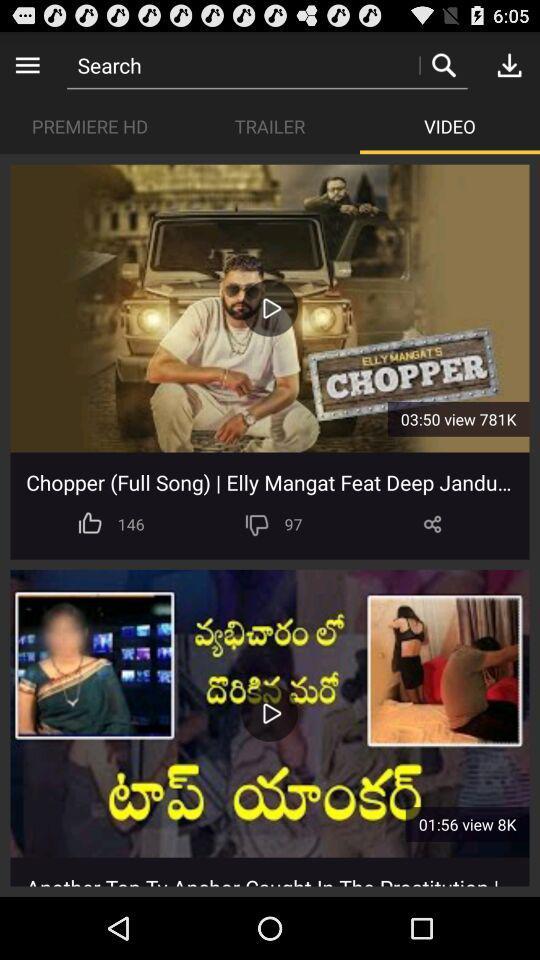 The width and height of the screenshot is (540, 960). What do you see at coordinates (257, 523) in the screenshot?
I see `the item next to the 146 item` at bounding box center [257, 523].